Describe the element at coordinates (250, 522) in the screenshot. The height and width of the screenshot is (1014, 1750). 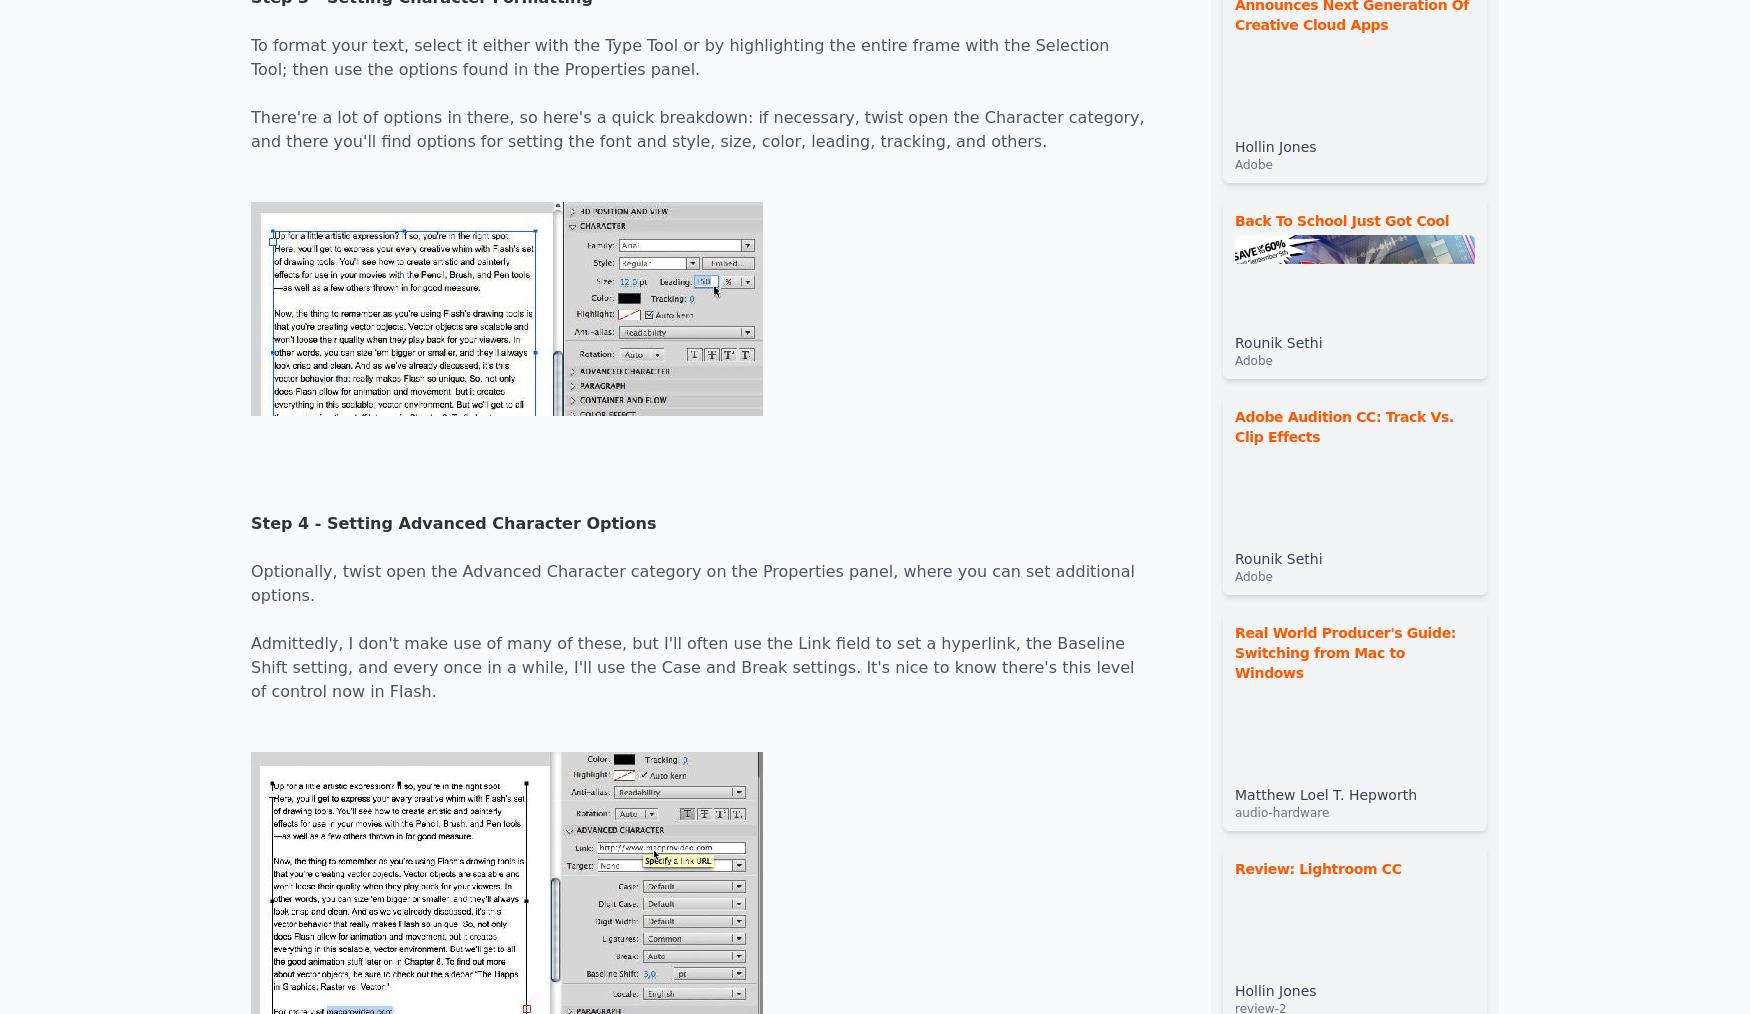
I see `'Step 4 - Setting Advanced Character Options'` at that location.